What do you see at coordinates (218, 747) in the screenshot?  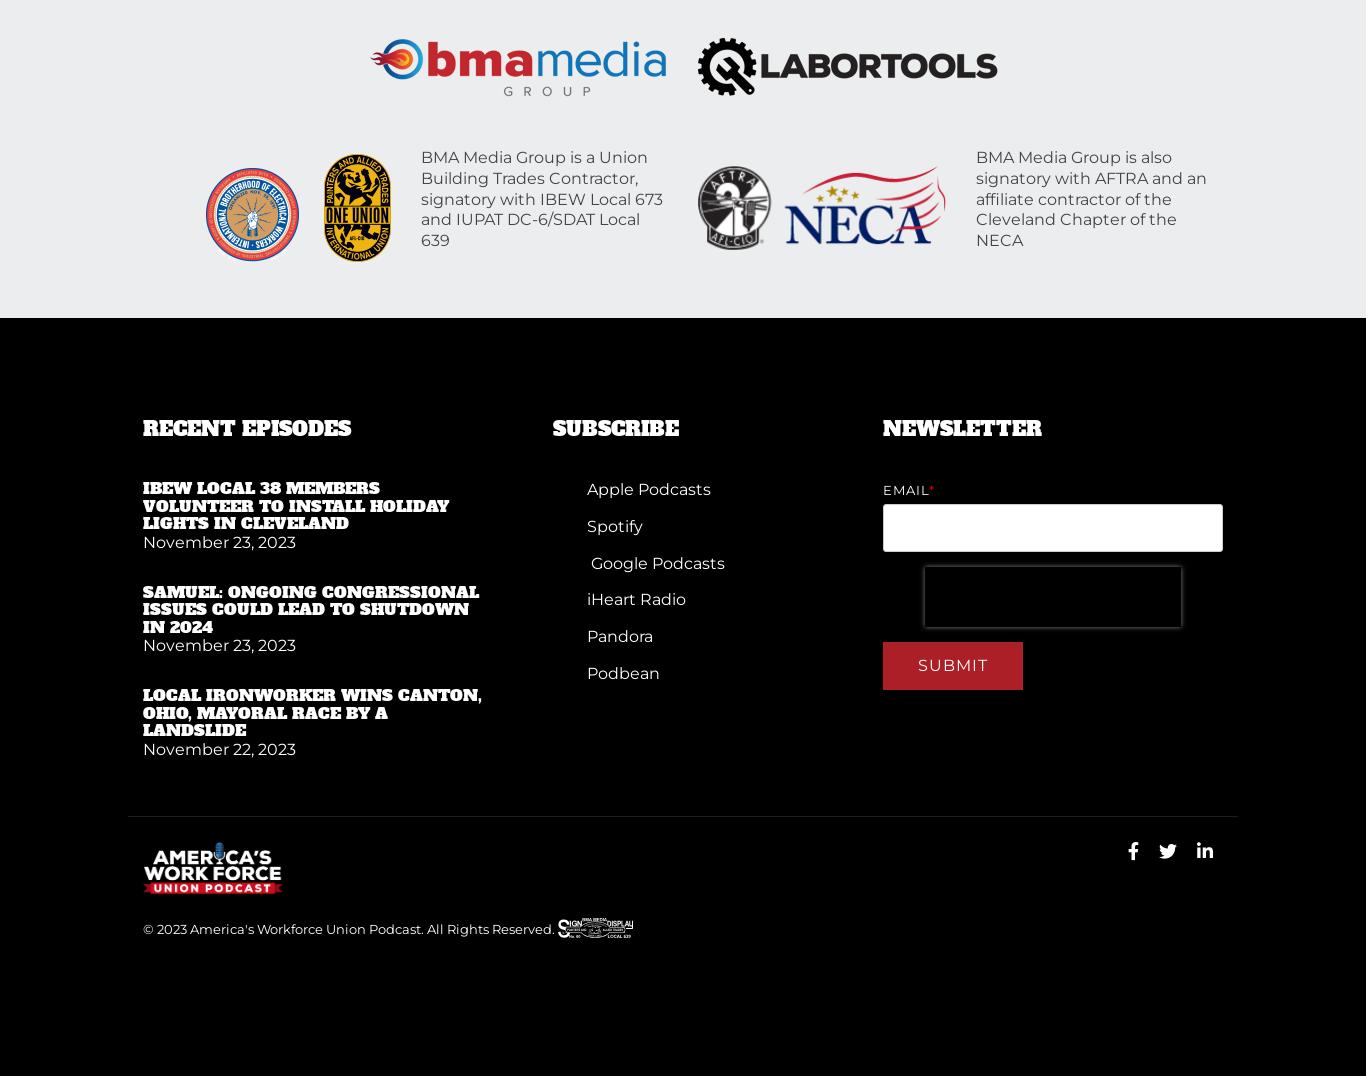 I see `'November 22, 2023'` at bounding box center [218, 747].